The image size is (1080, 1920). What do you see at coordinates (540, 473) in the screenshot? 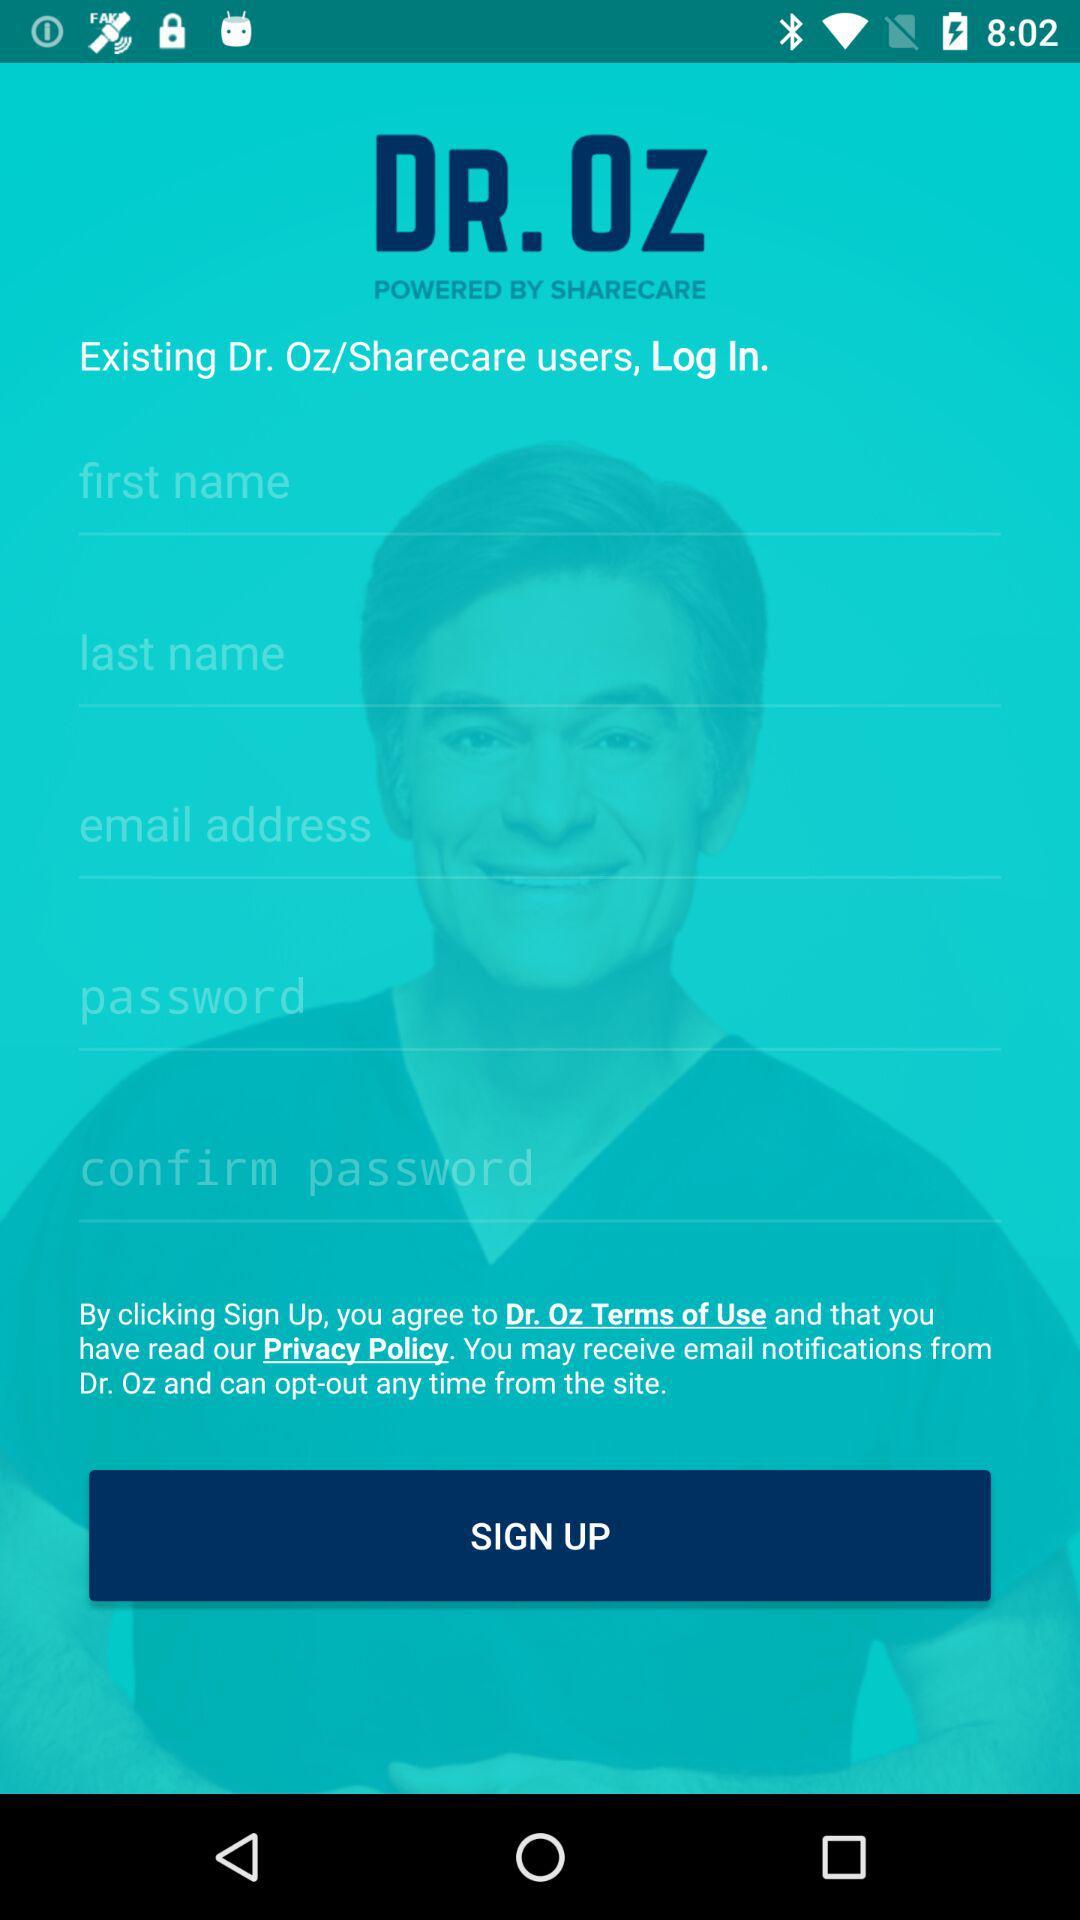
I see `write the first name` at bounding box center [540, 473].